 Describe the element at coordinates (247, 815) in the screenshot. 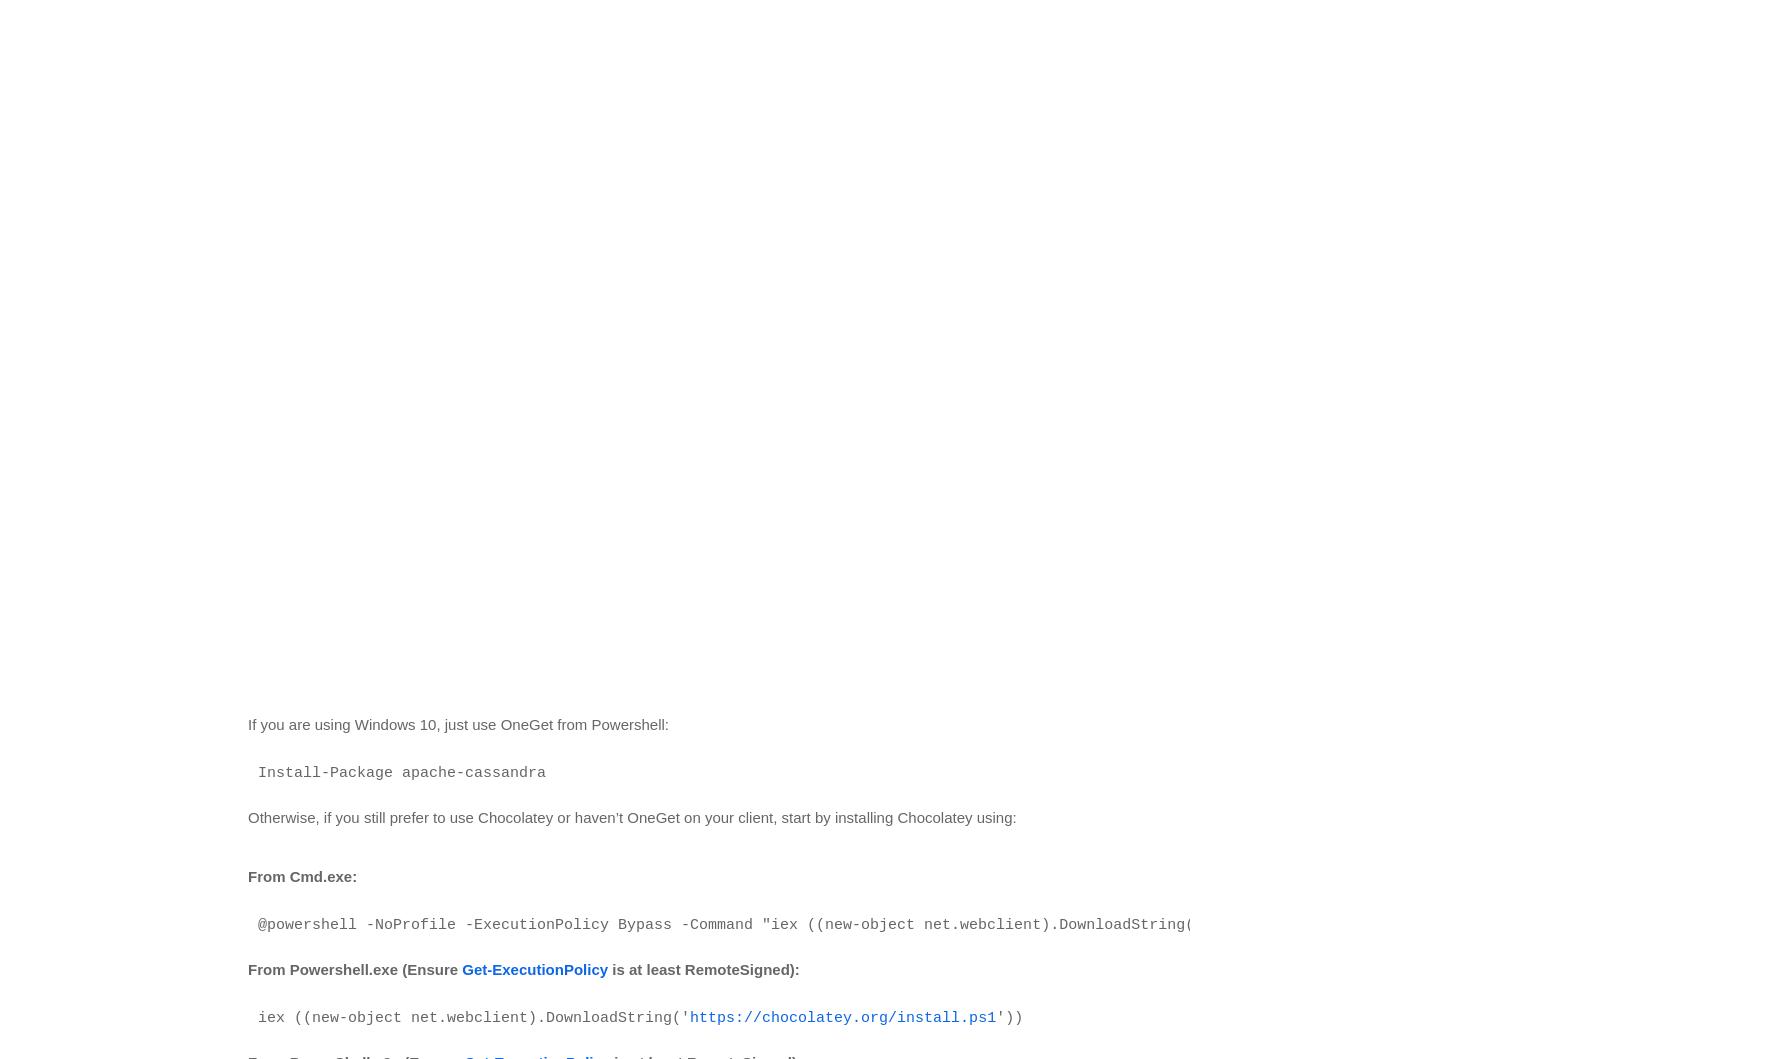

I see `'Otherwise, if you still prefer to use Chocolatey or haven’t OneGet on your client, start by installing Chocolatey using:'` at that location.